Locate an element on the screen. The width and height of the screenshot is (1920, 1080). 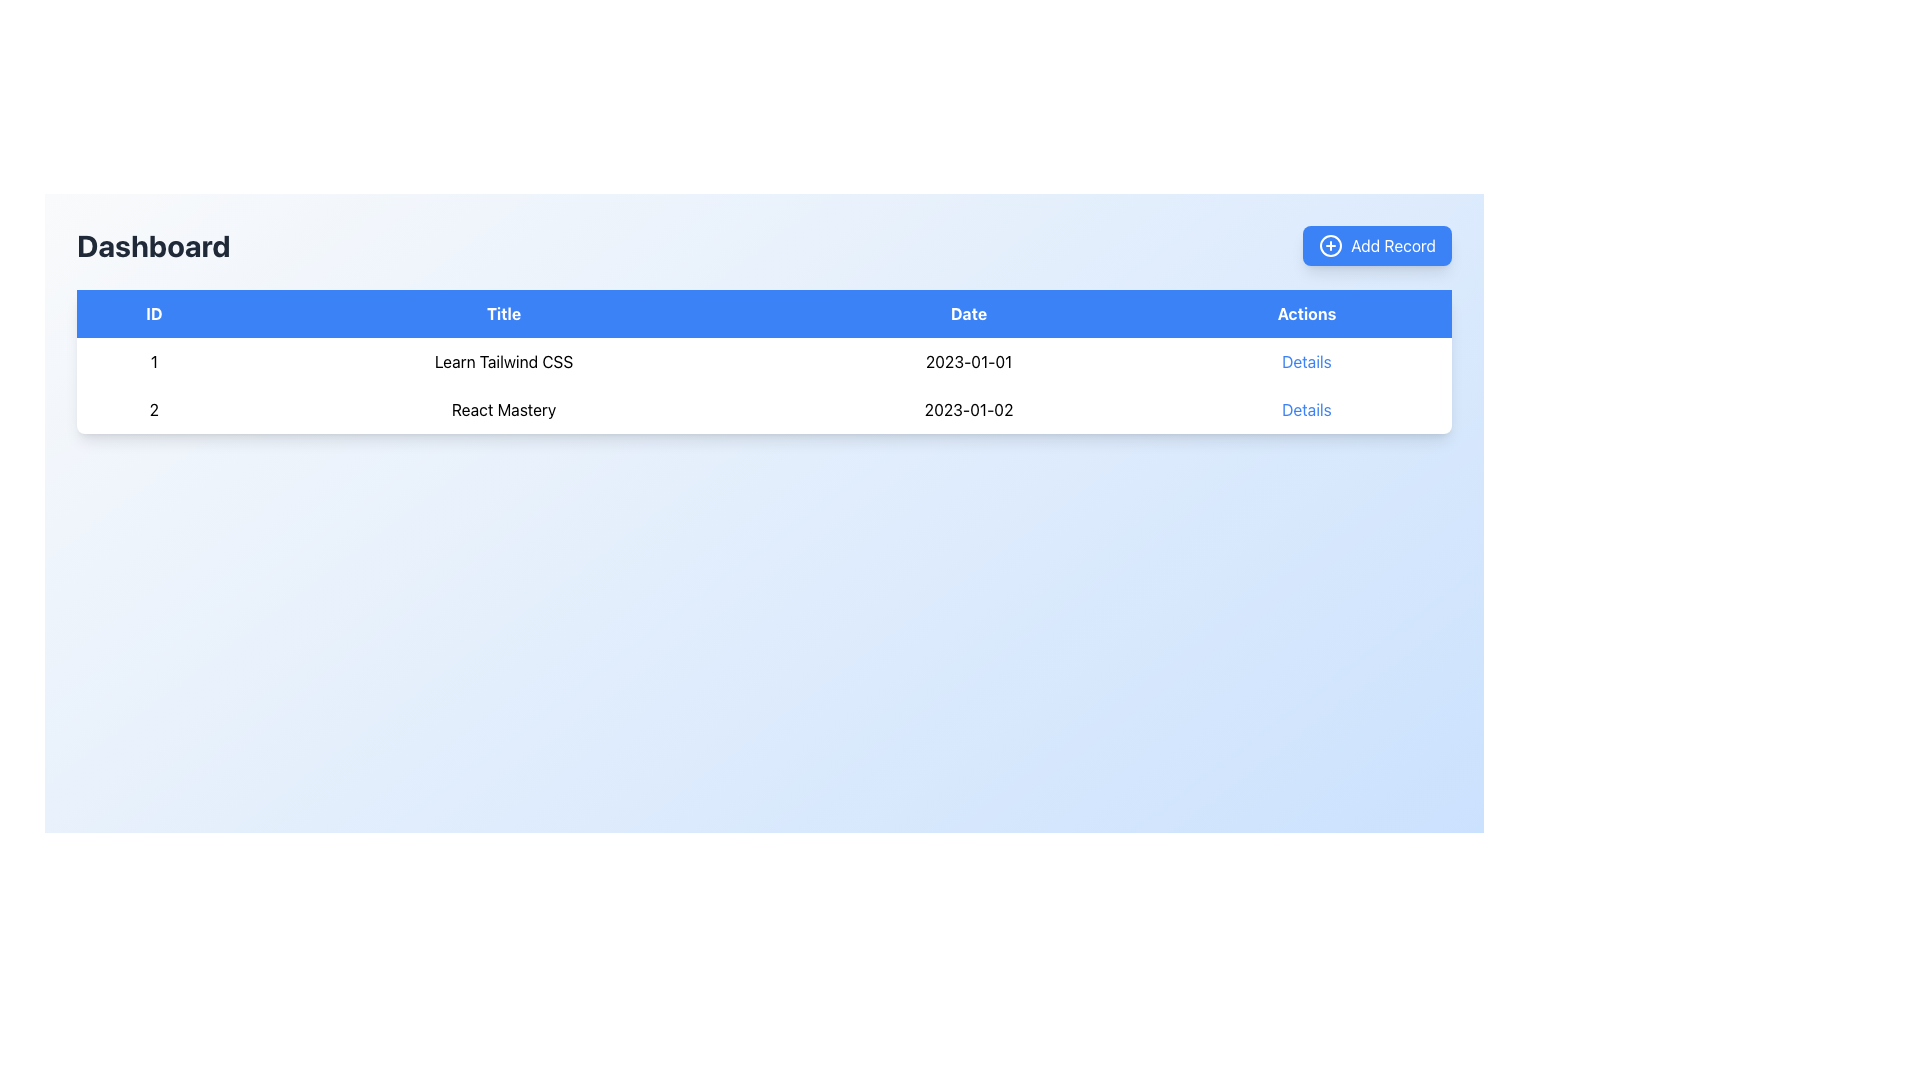
the 'Details' hyperlink styled in blue text located in the last column of the second row of the table is located at coordinates (1306, 408).